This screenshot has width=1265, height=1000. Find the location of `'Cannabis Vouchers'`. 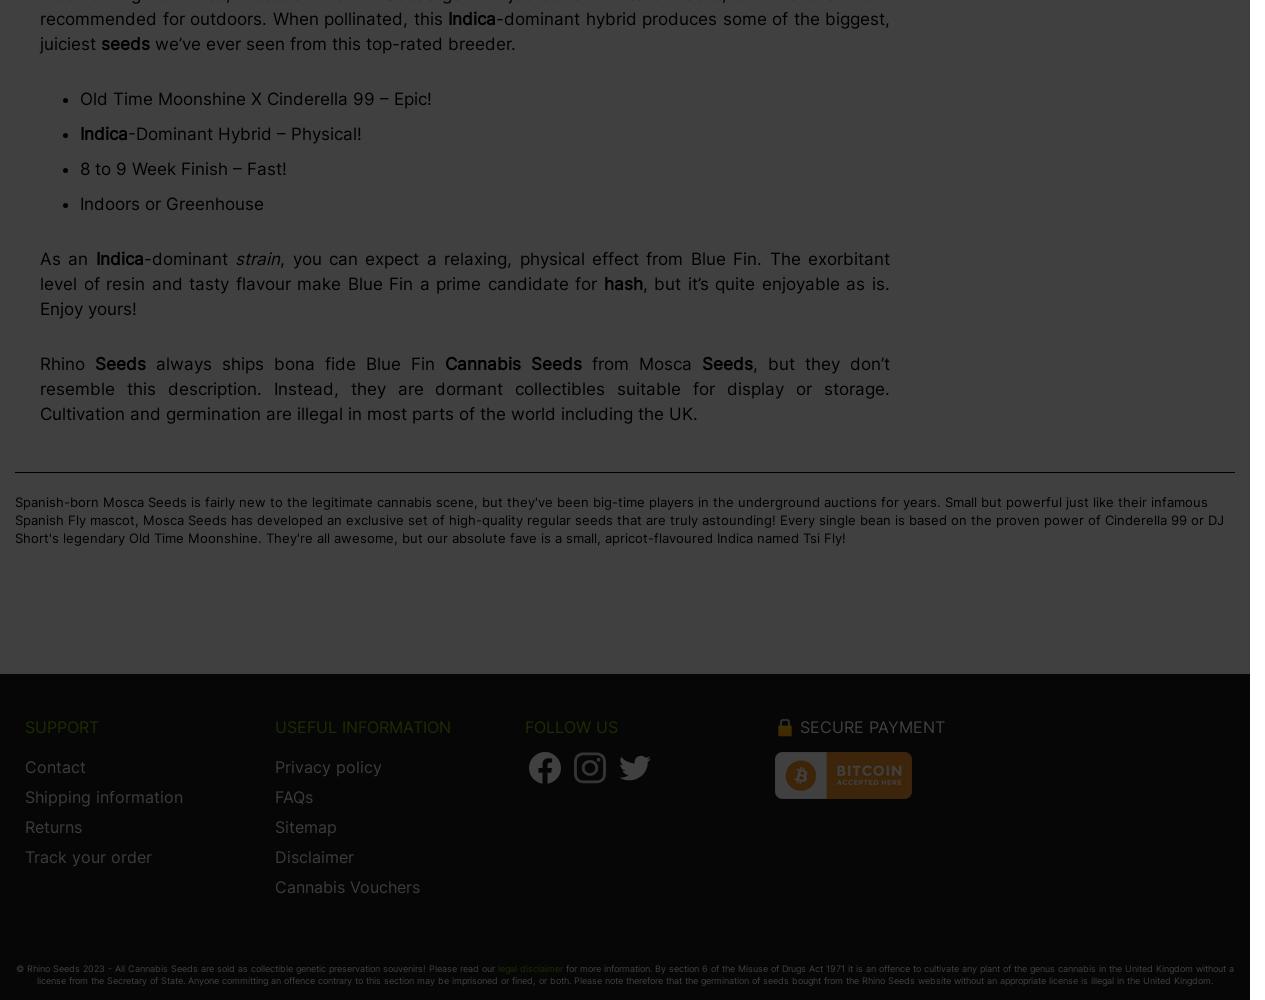

'Cannabis Vouchers' is located at coordinates (346, 887).